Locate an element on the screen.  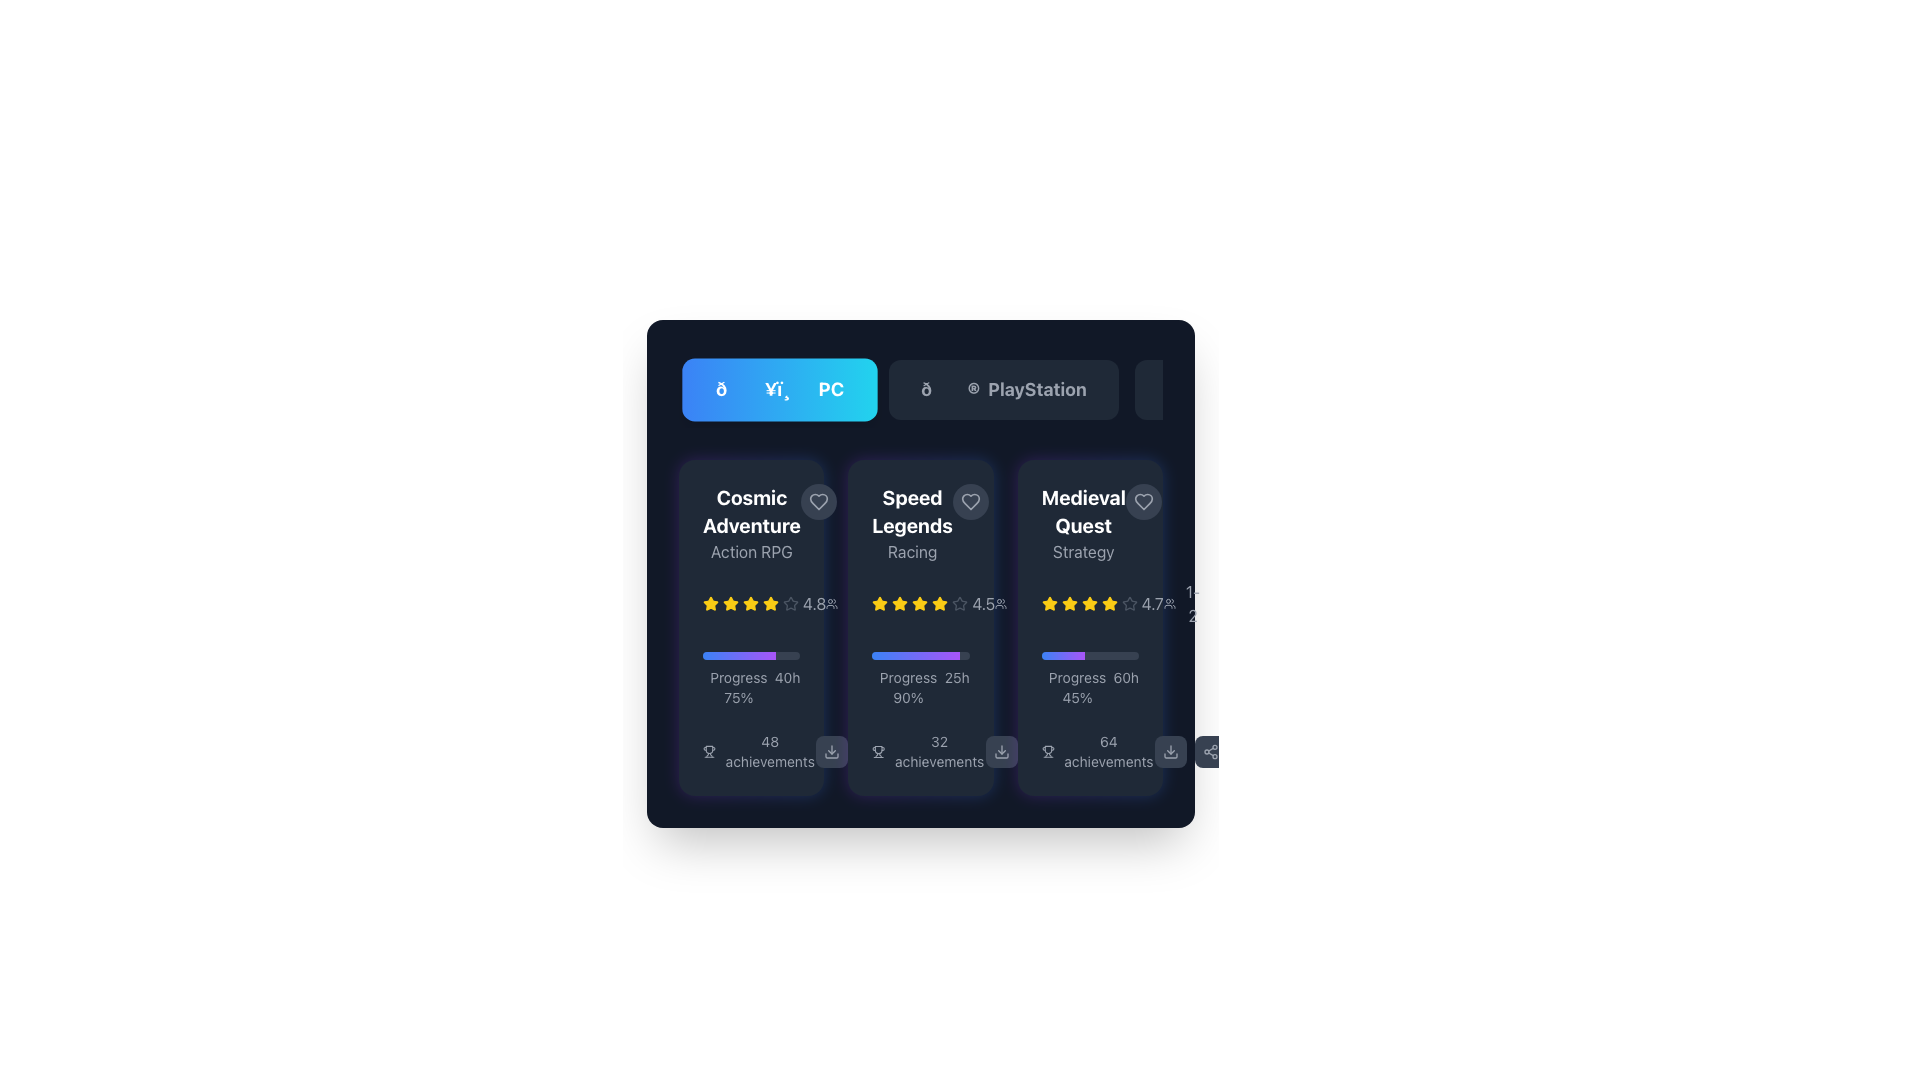
the informational text label that indicates the number of achievements for the 'Cosmic Adventure' entry is located at coordinates (750, 752).